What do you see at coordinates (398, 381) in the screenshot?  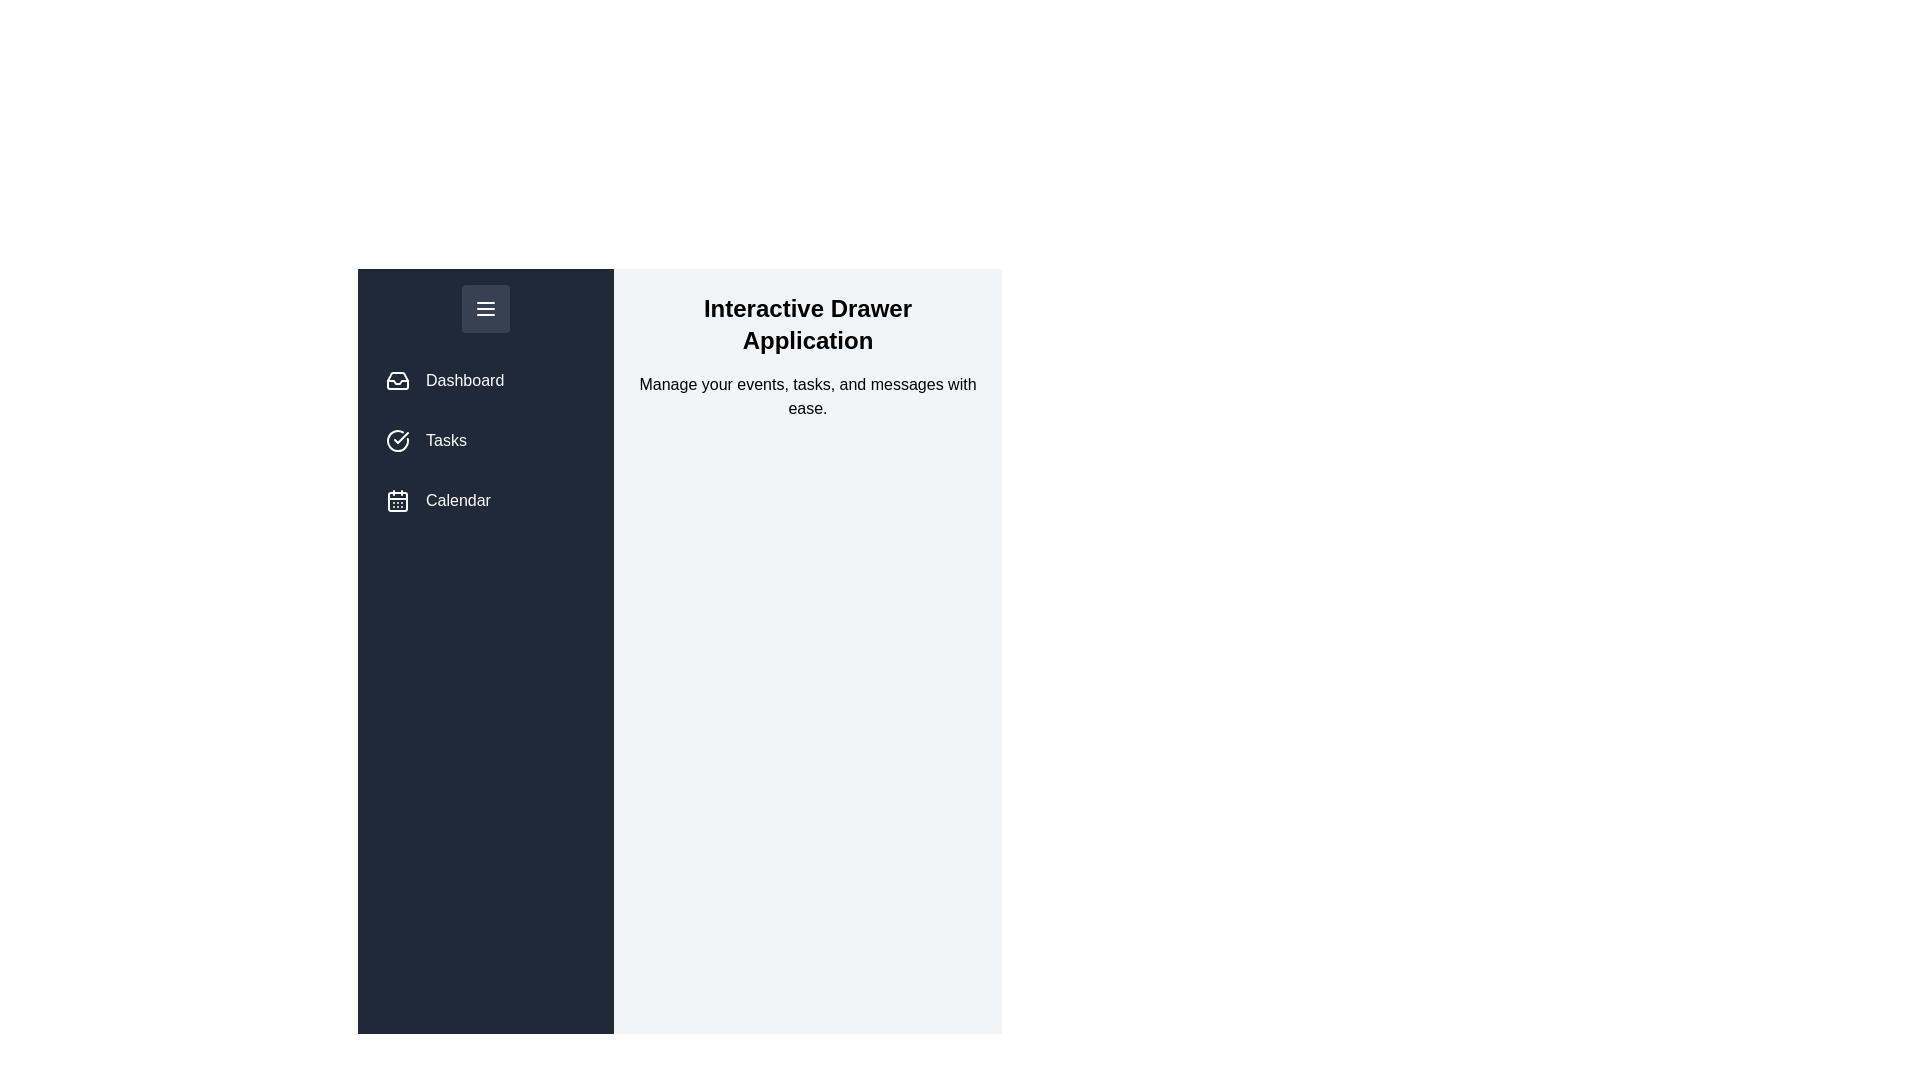 I see `the Dashboard icon located on the left side of the interface, which visually represents the Dashboard sidebar menu entry` at bounding box center [398, 381].